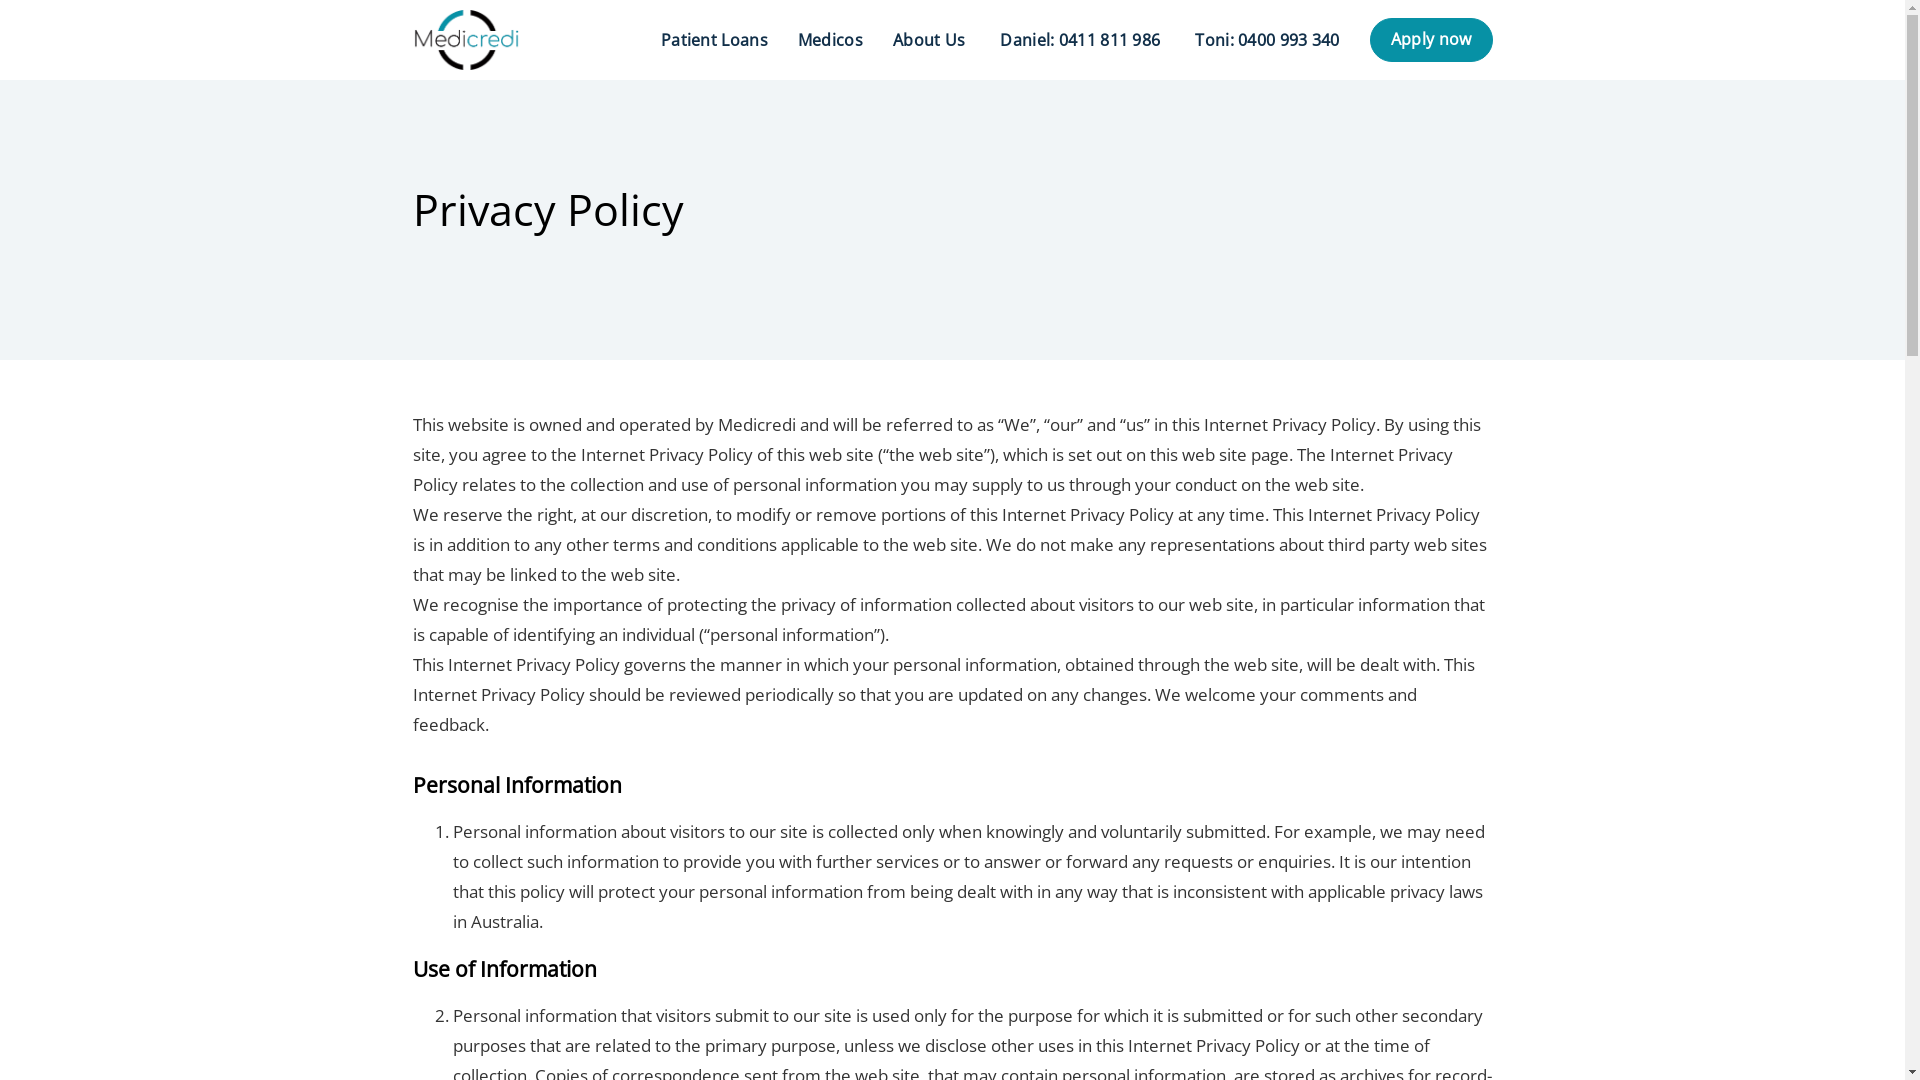 This screenshot has width=1920, height=1080. What do you see at coordinates (1430, 39) in the screenshot?
I see `'Apply now'` at bounding box center [1430, 39].